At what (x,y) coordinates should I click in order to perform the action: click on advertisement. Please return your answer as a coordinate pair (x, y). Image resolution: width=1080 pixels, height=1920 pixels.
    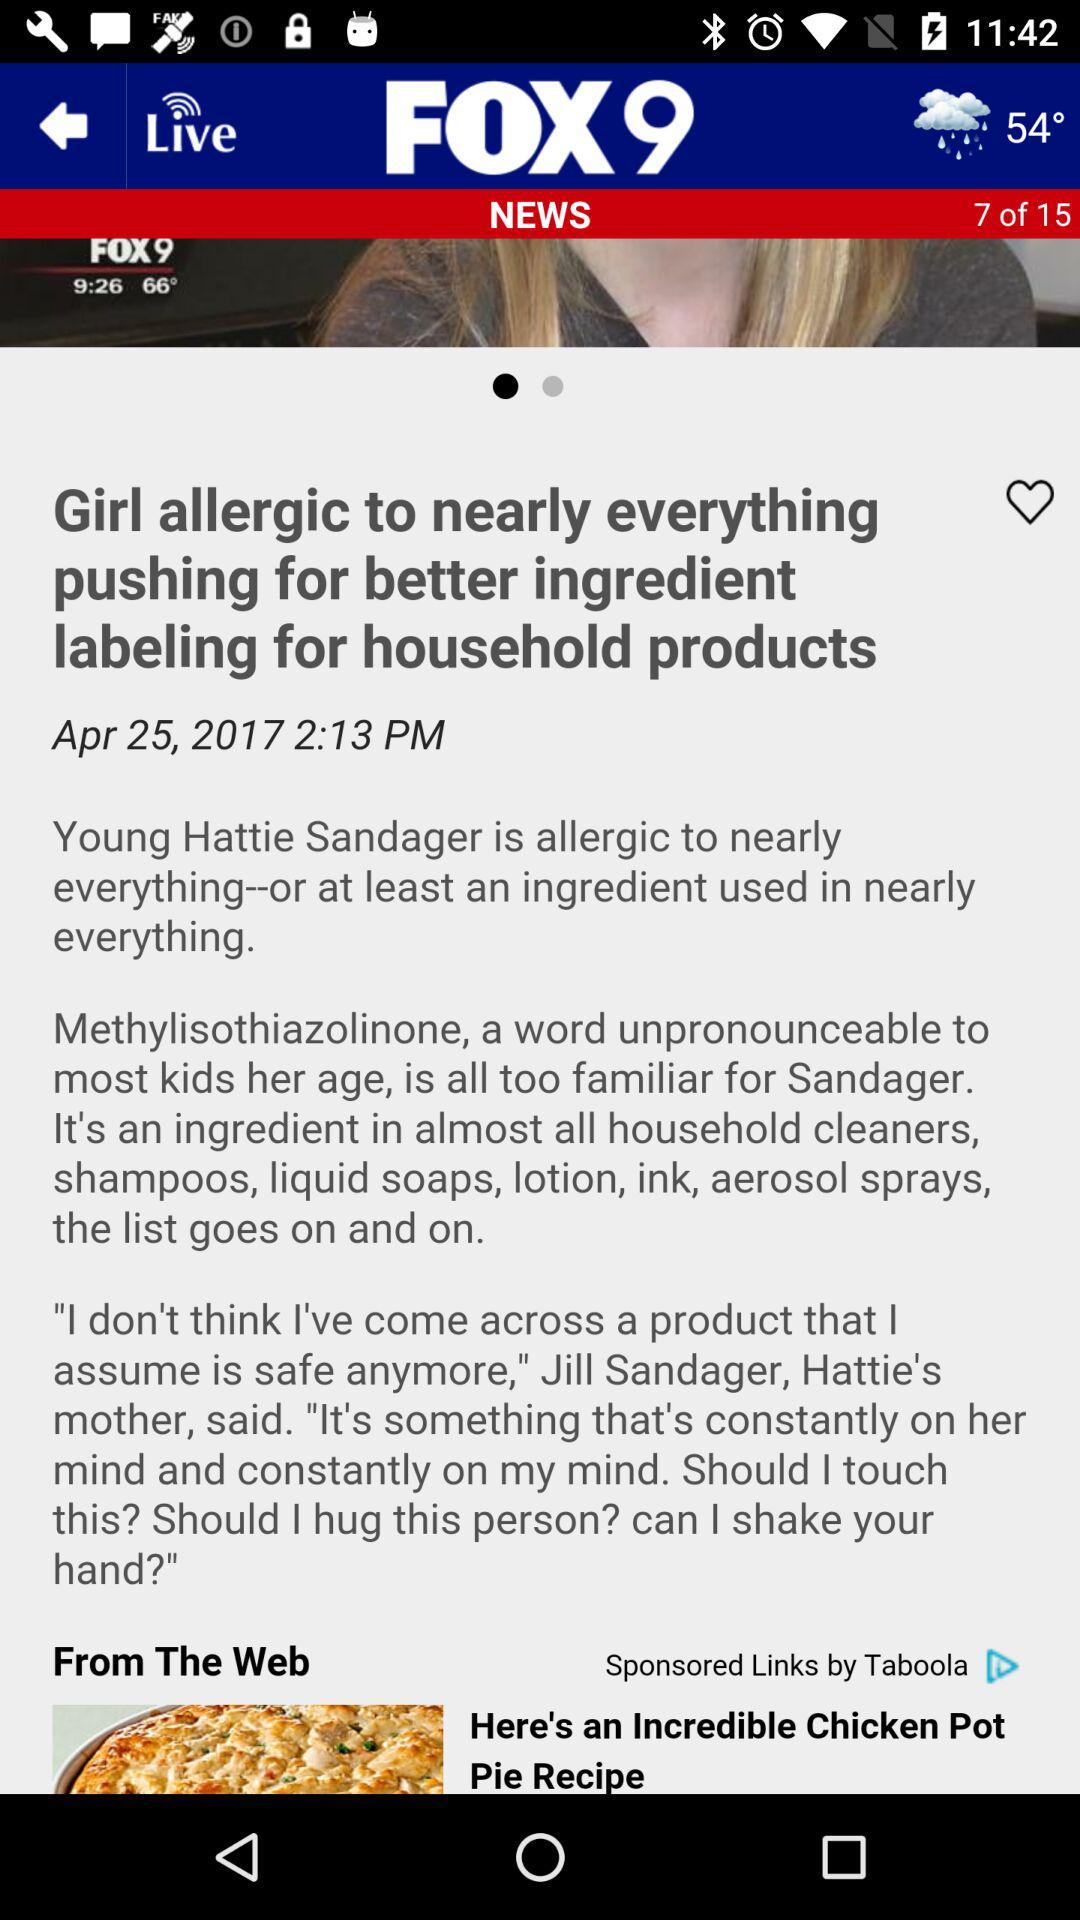
    Looking at the image, I should click on (540, 1108).